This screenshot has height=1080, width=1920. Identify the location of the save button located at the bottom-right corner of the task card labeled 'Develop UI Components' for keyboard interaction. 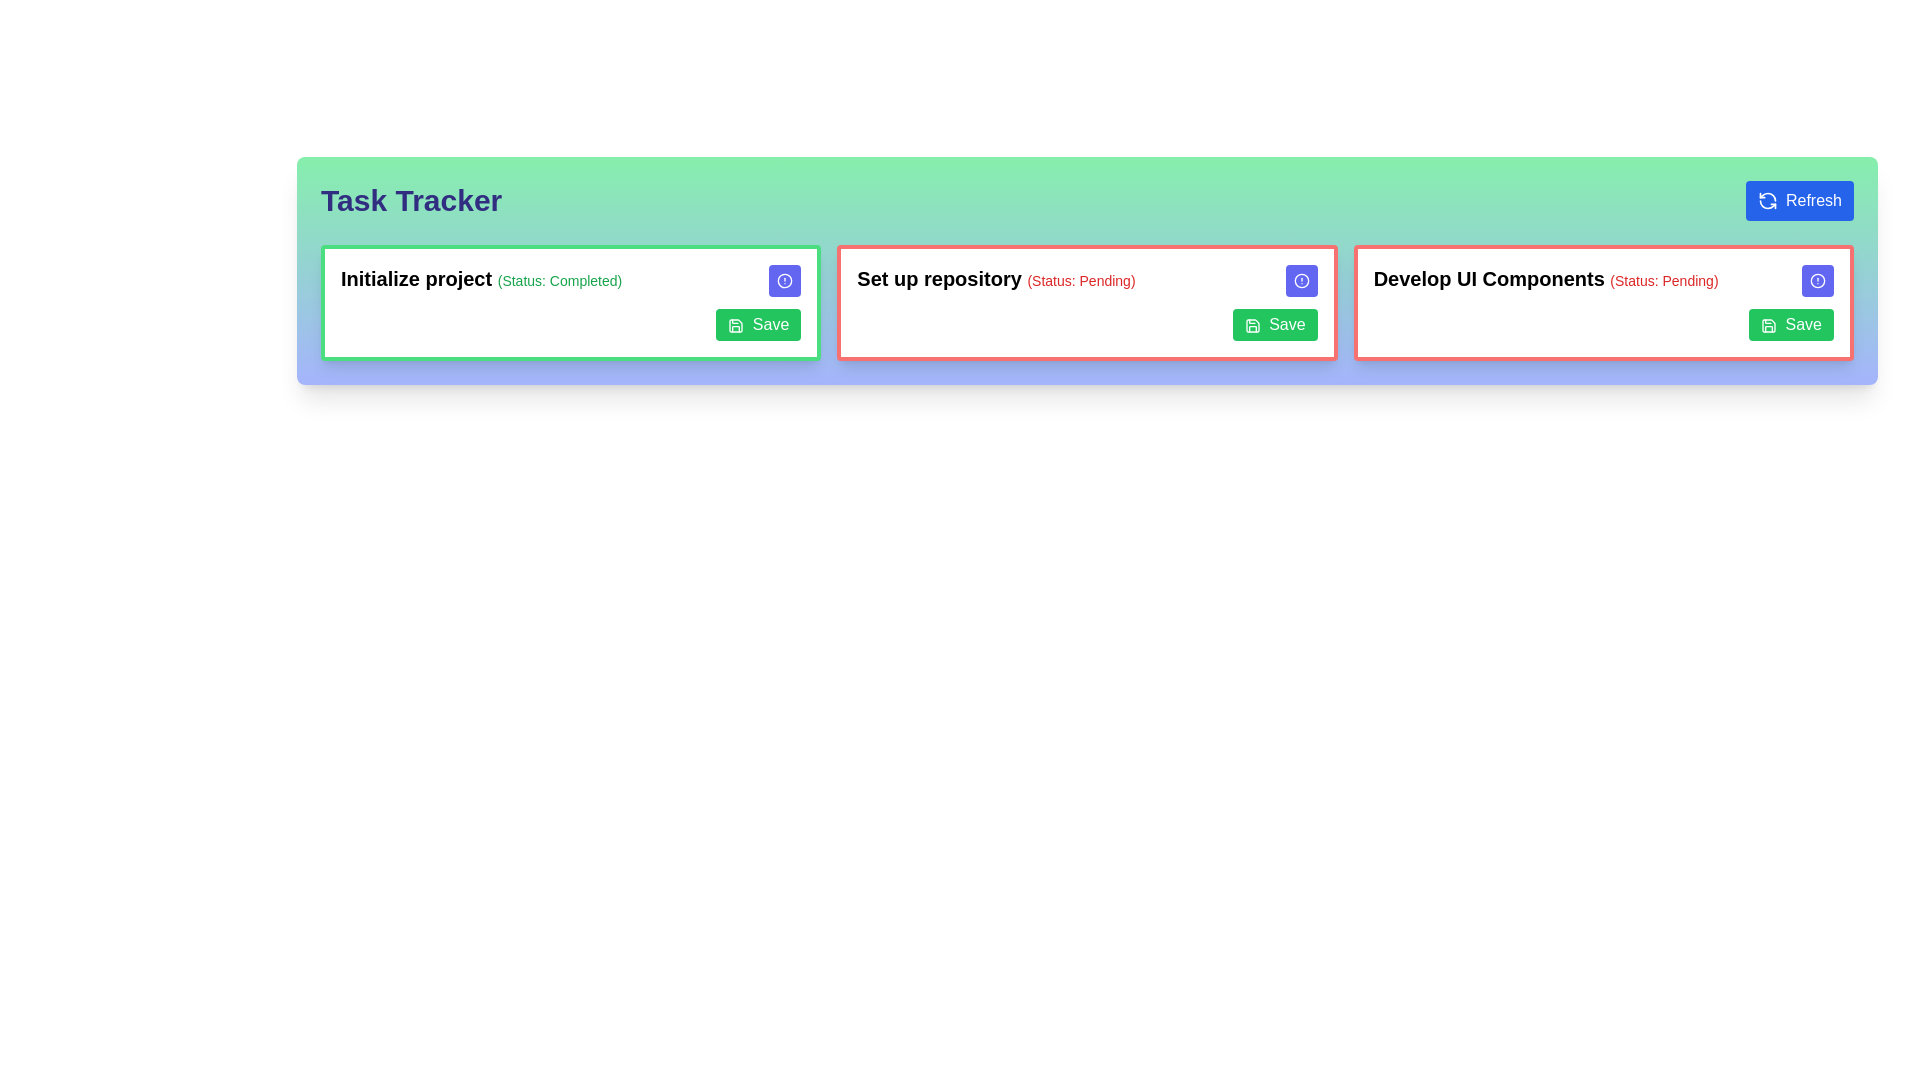
(1791, 323).